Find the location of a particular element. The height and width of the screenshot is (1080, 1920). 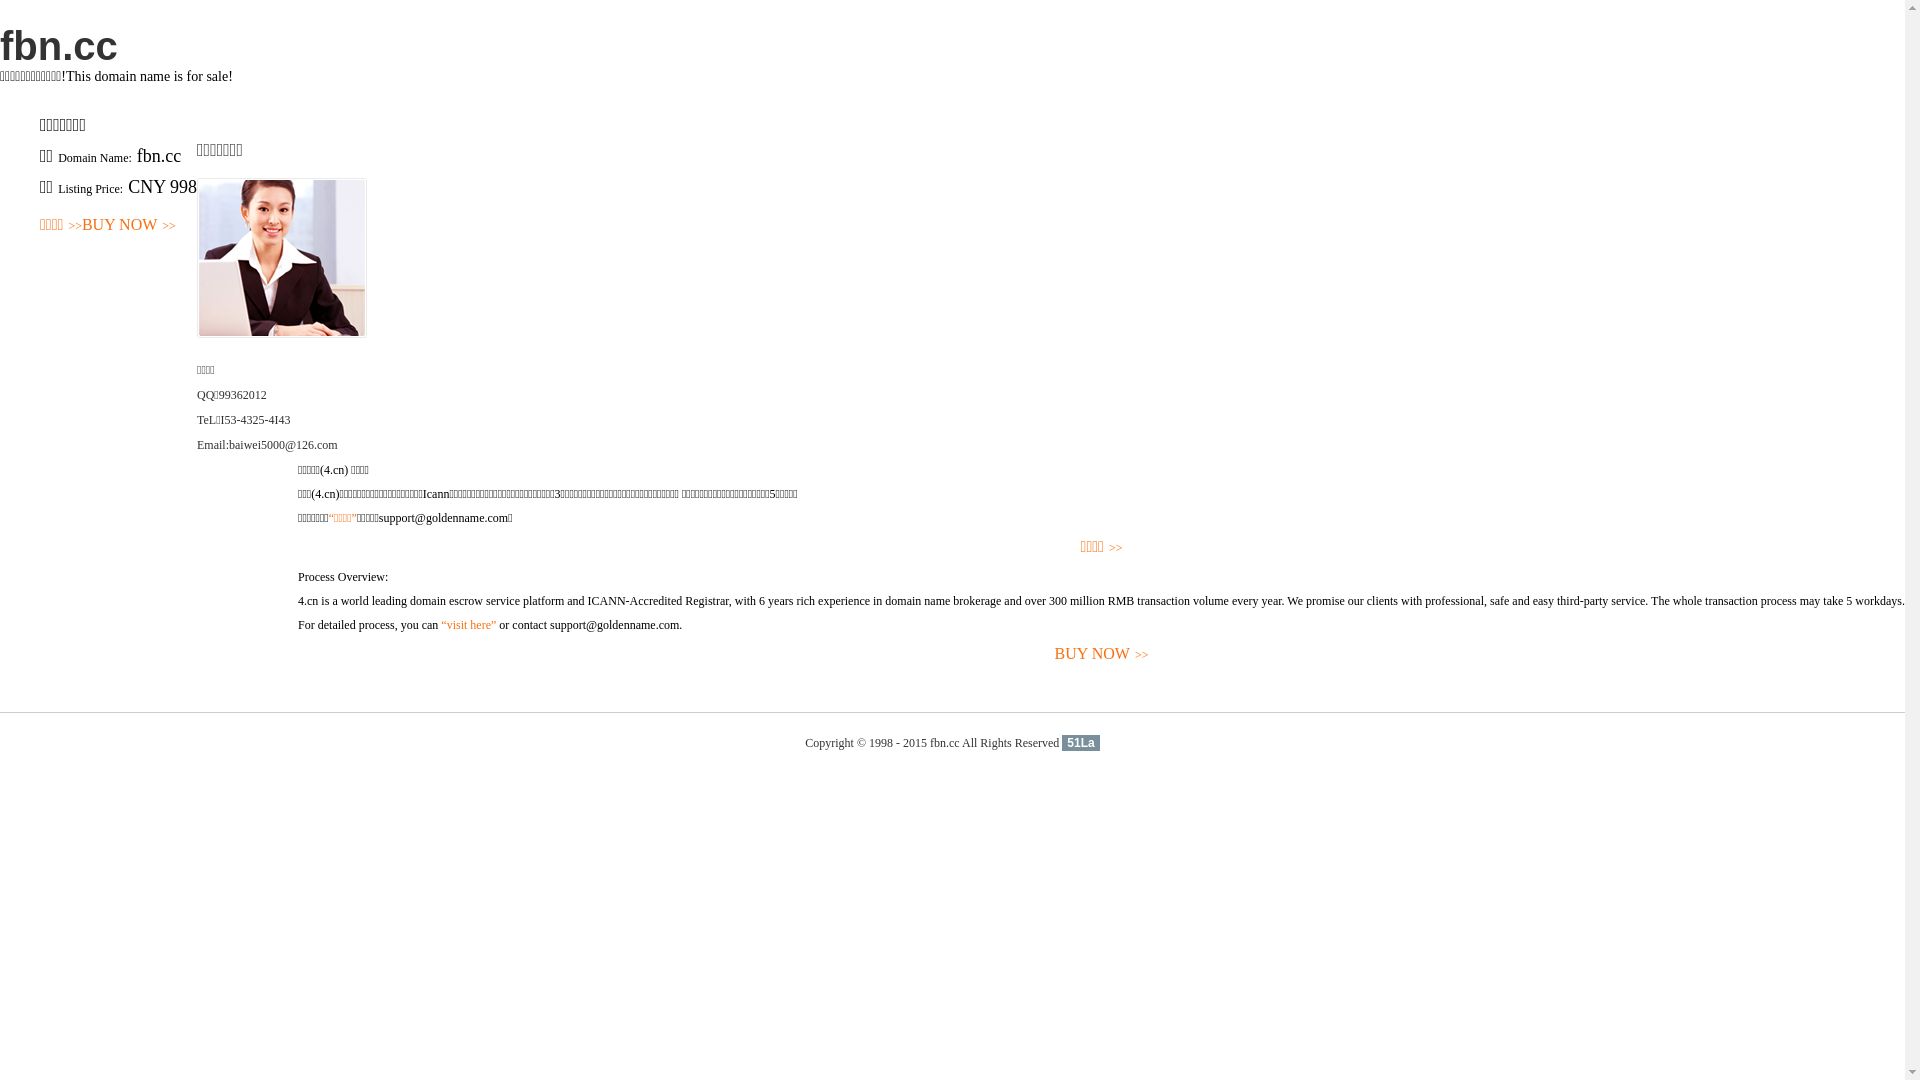

'BUY NOW>>' is located at coordinates (296, 654).